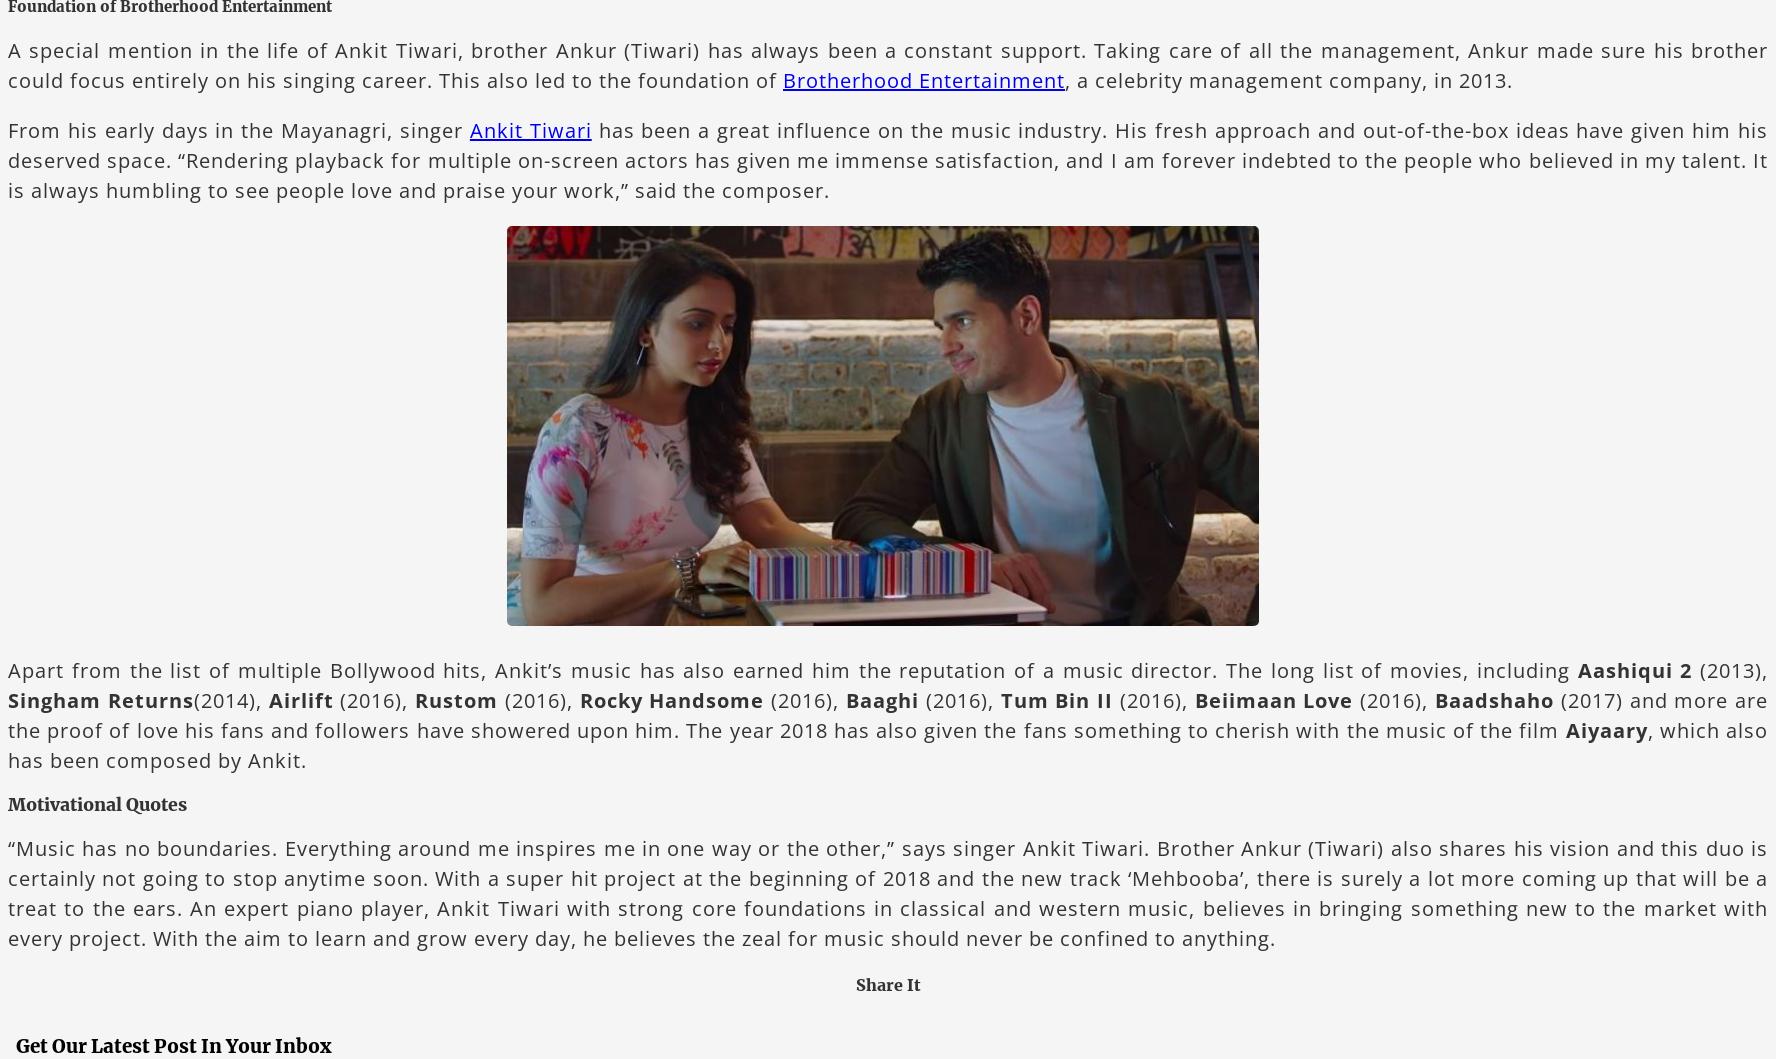  What do you see at coordinates (6, 158) in the screenshot?
I see `'has been a great influence on the music industry. His fresh approach and out-of-the-box ideas have given him his deserved space. “Rendering playback for multiple on-screen actors has given me immense satisfaction, and I am forever indebted to the people who believed in my talent. It is always humbling to see people love and praise your work,” said the composer.'` at bounding box center [6, 158].